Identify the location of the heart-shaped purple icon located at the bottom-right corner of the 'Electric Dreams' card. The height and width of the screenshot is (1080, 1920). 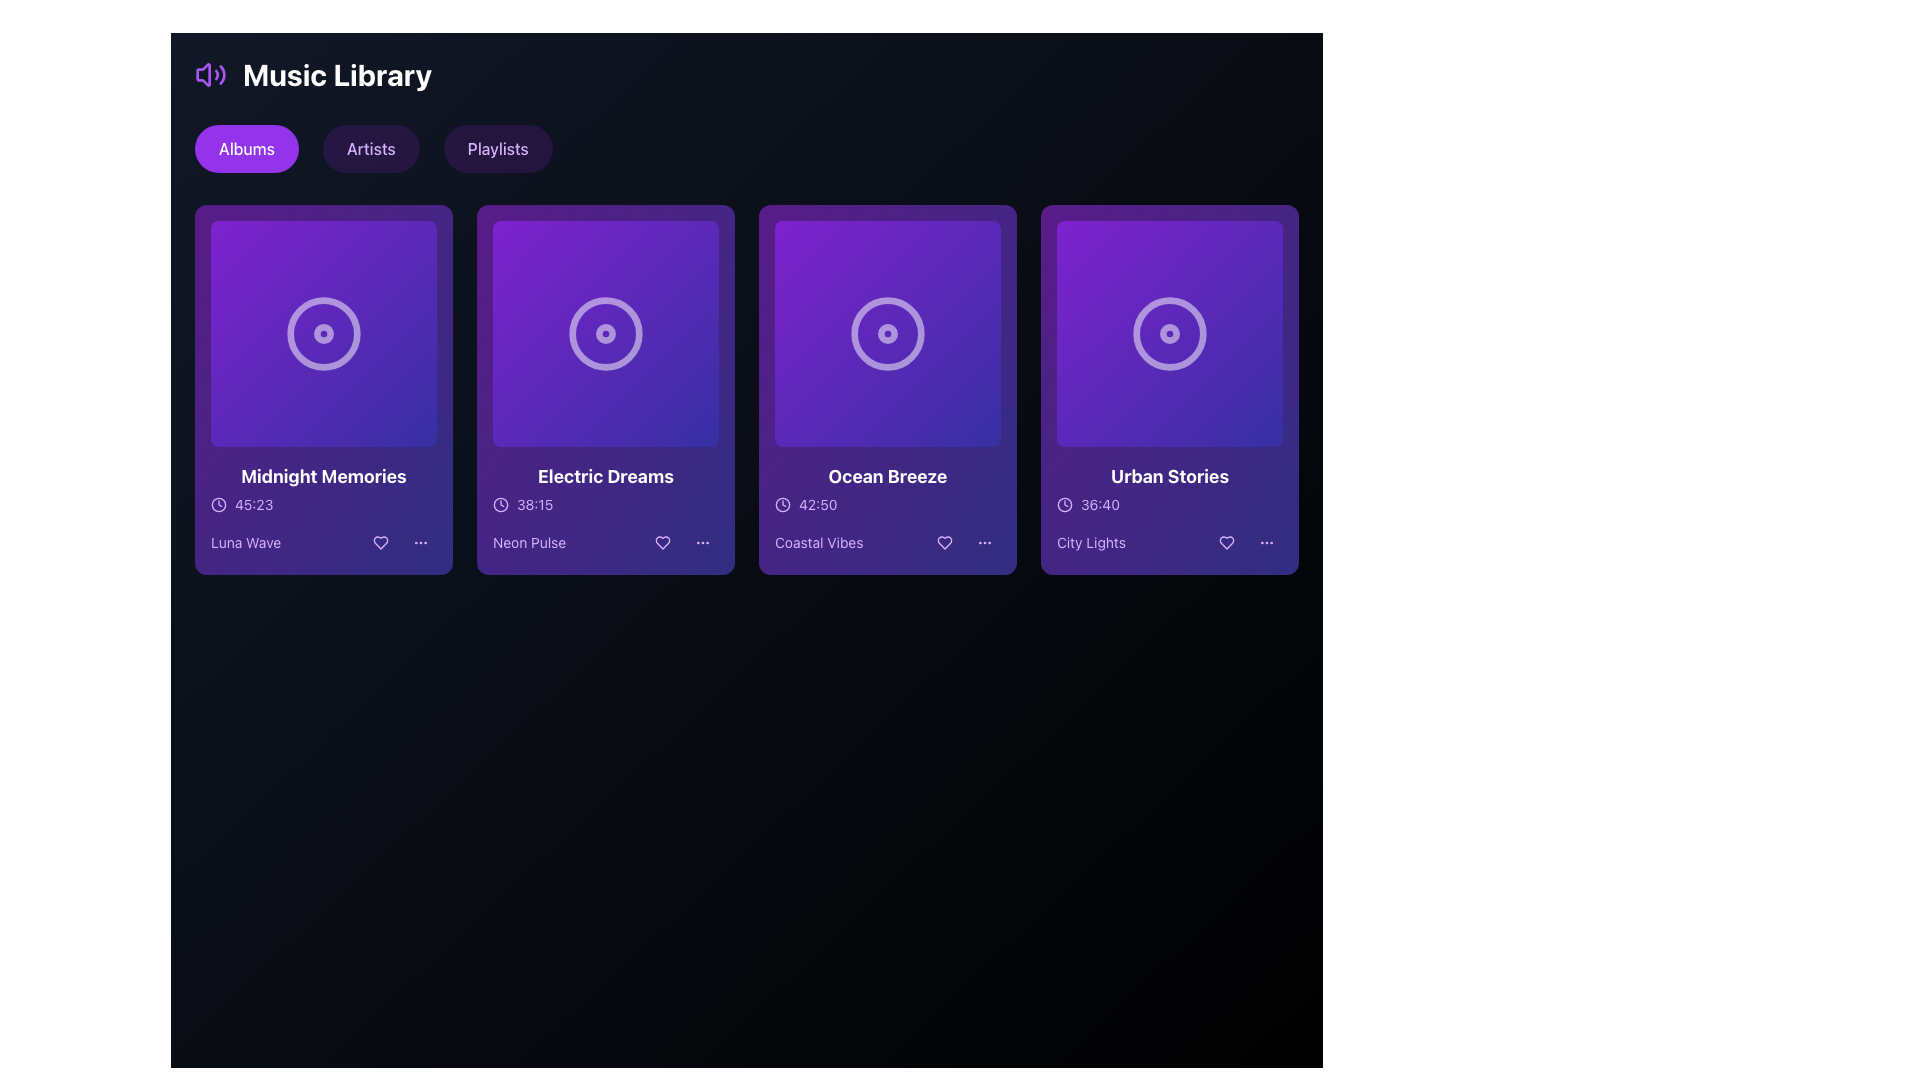
(662, 543).